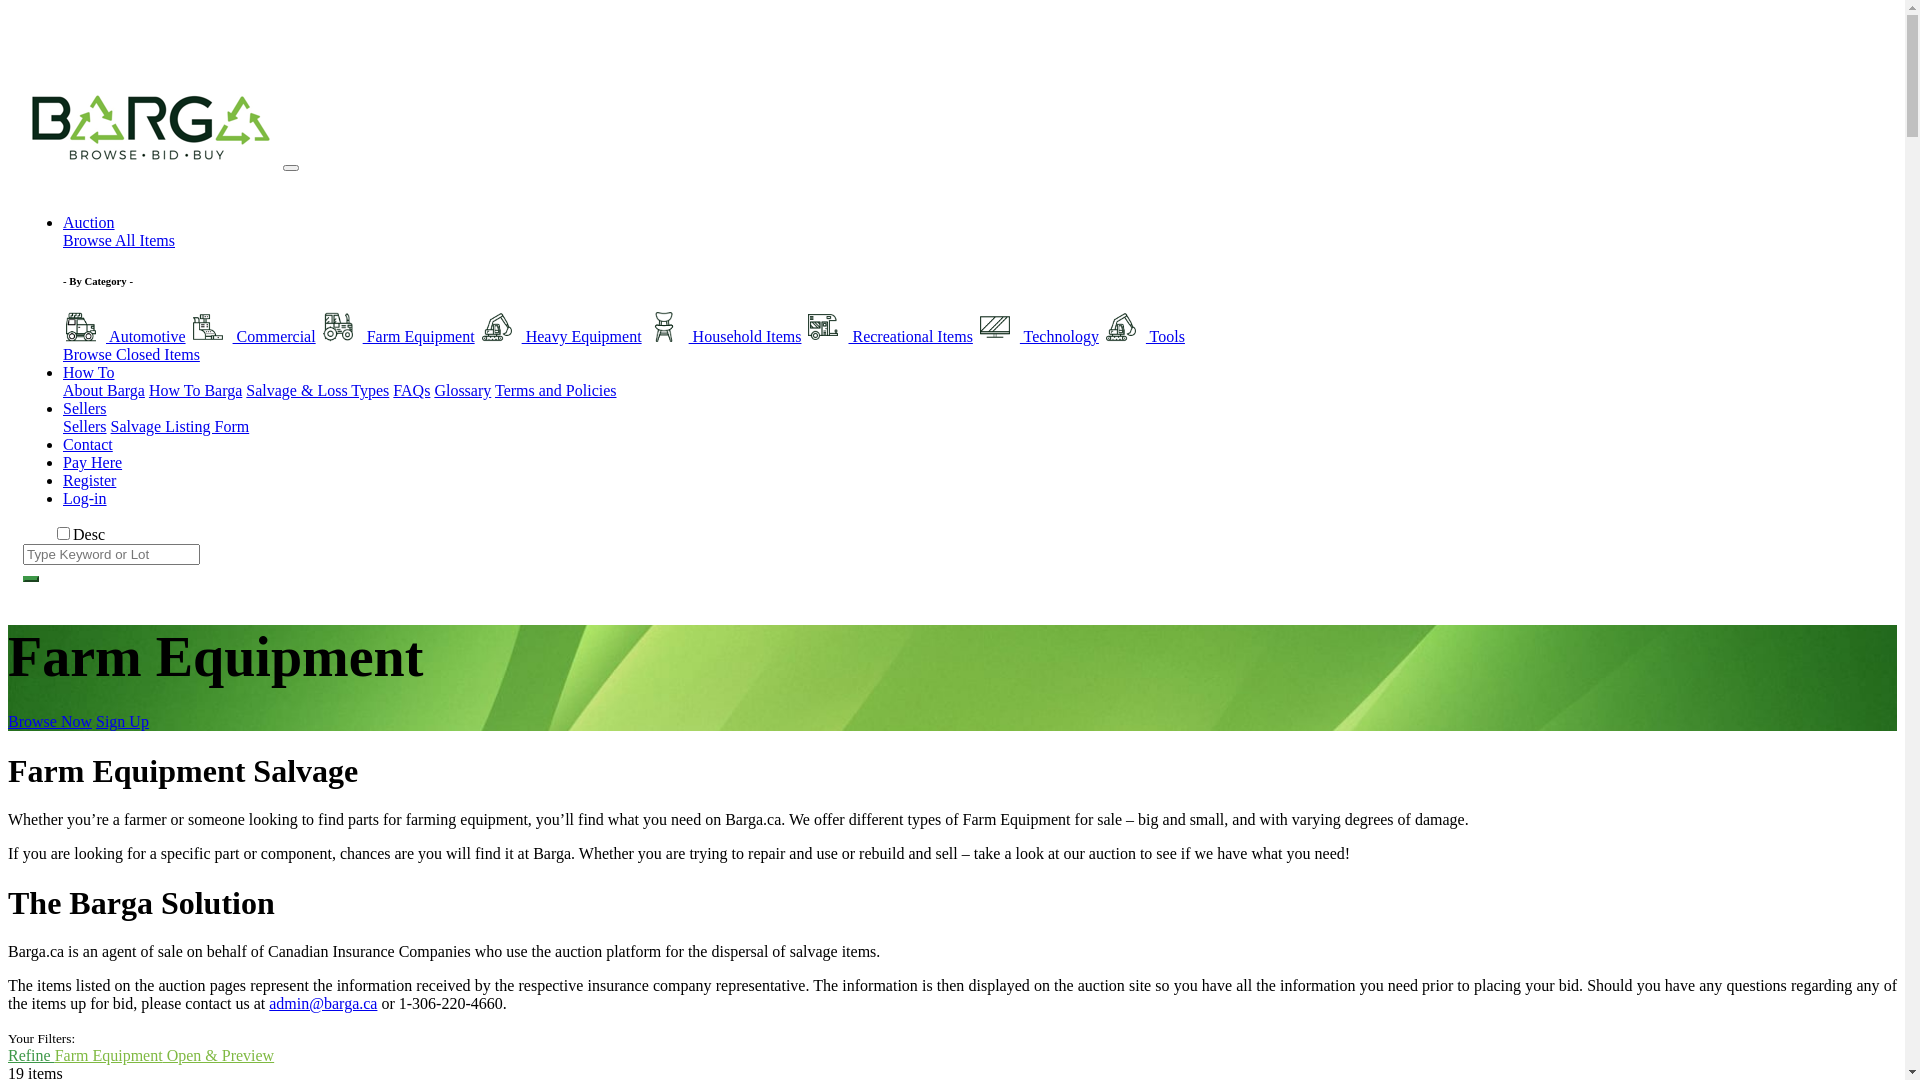 The image size is (1920, 1080). Describe the element at coordinates (62, 480) in the screenshot. I see `'Register'` at that location.